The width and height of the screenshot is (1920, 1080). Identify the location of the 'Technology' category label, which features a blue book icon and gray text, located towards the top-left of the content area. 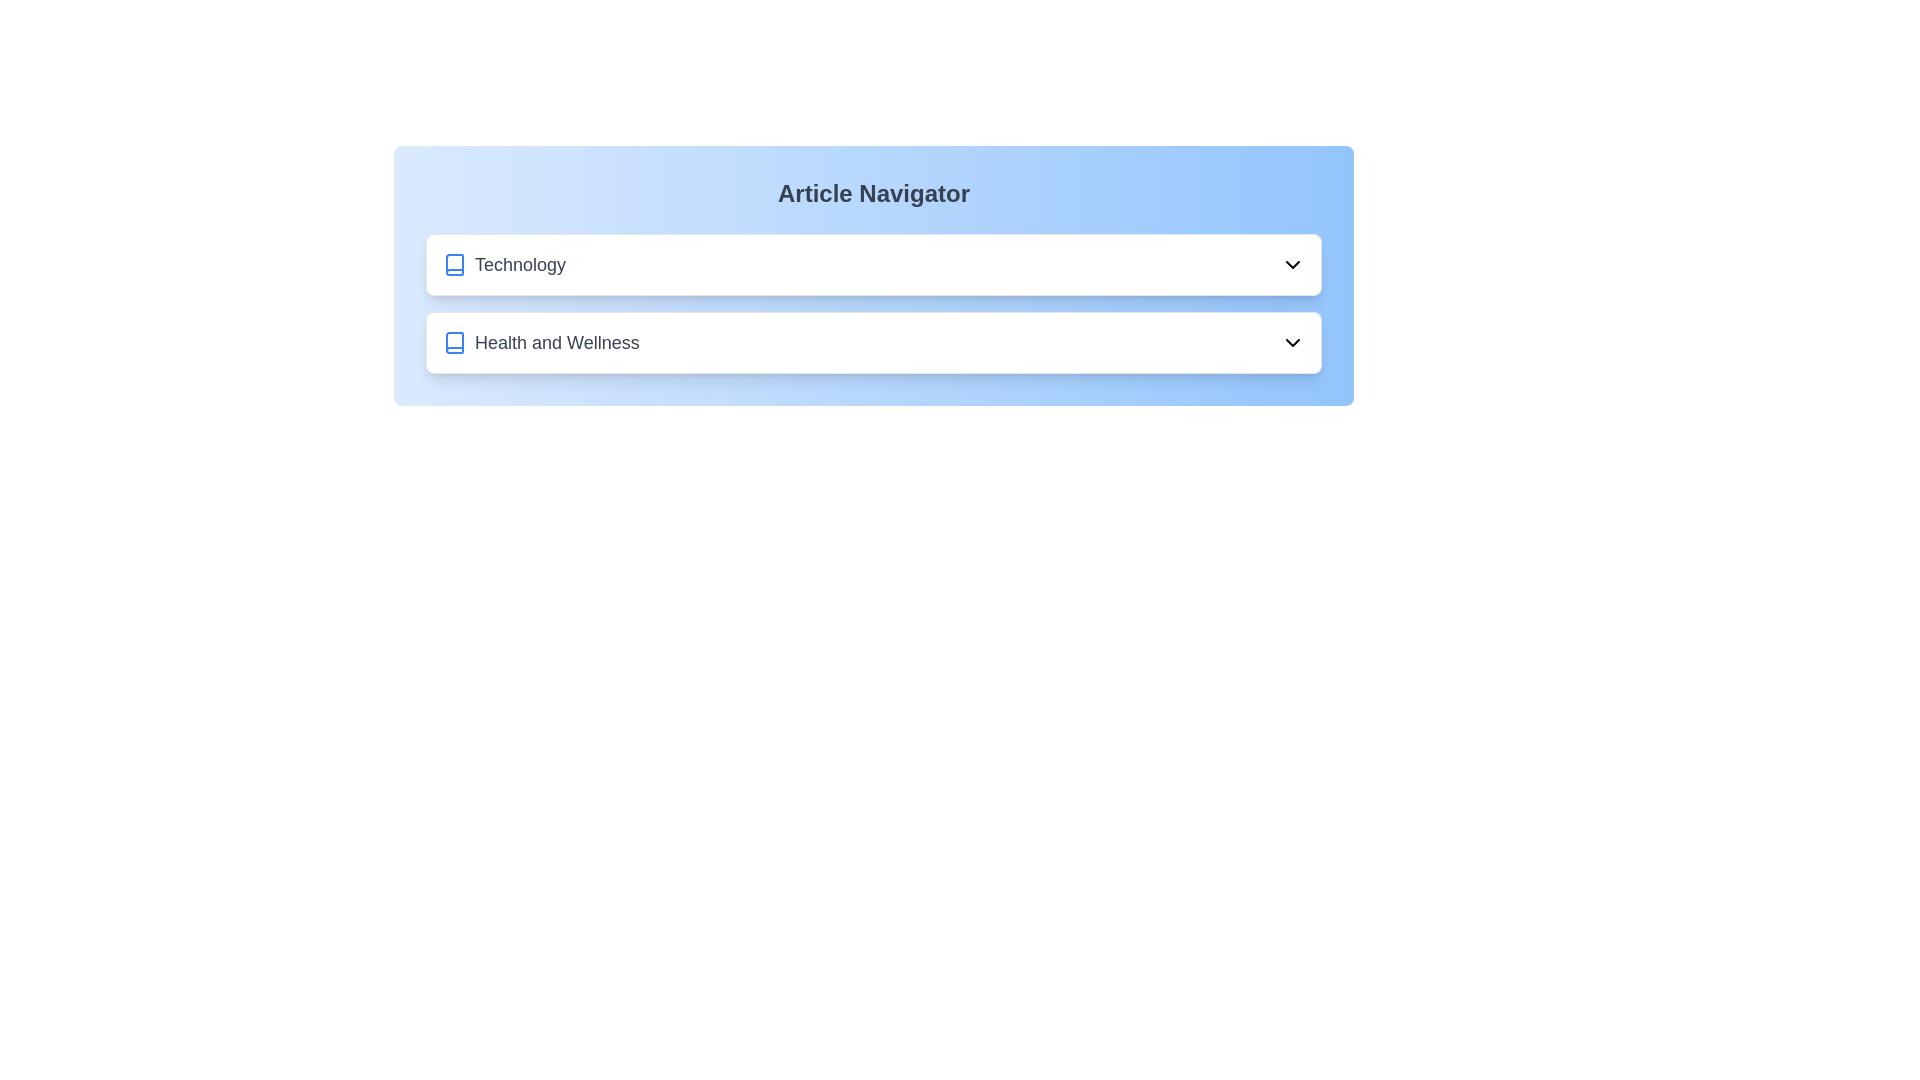
(504, 264).